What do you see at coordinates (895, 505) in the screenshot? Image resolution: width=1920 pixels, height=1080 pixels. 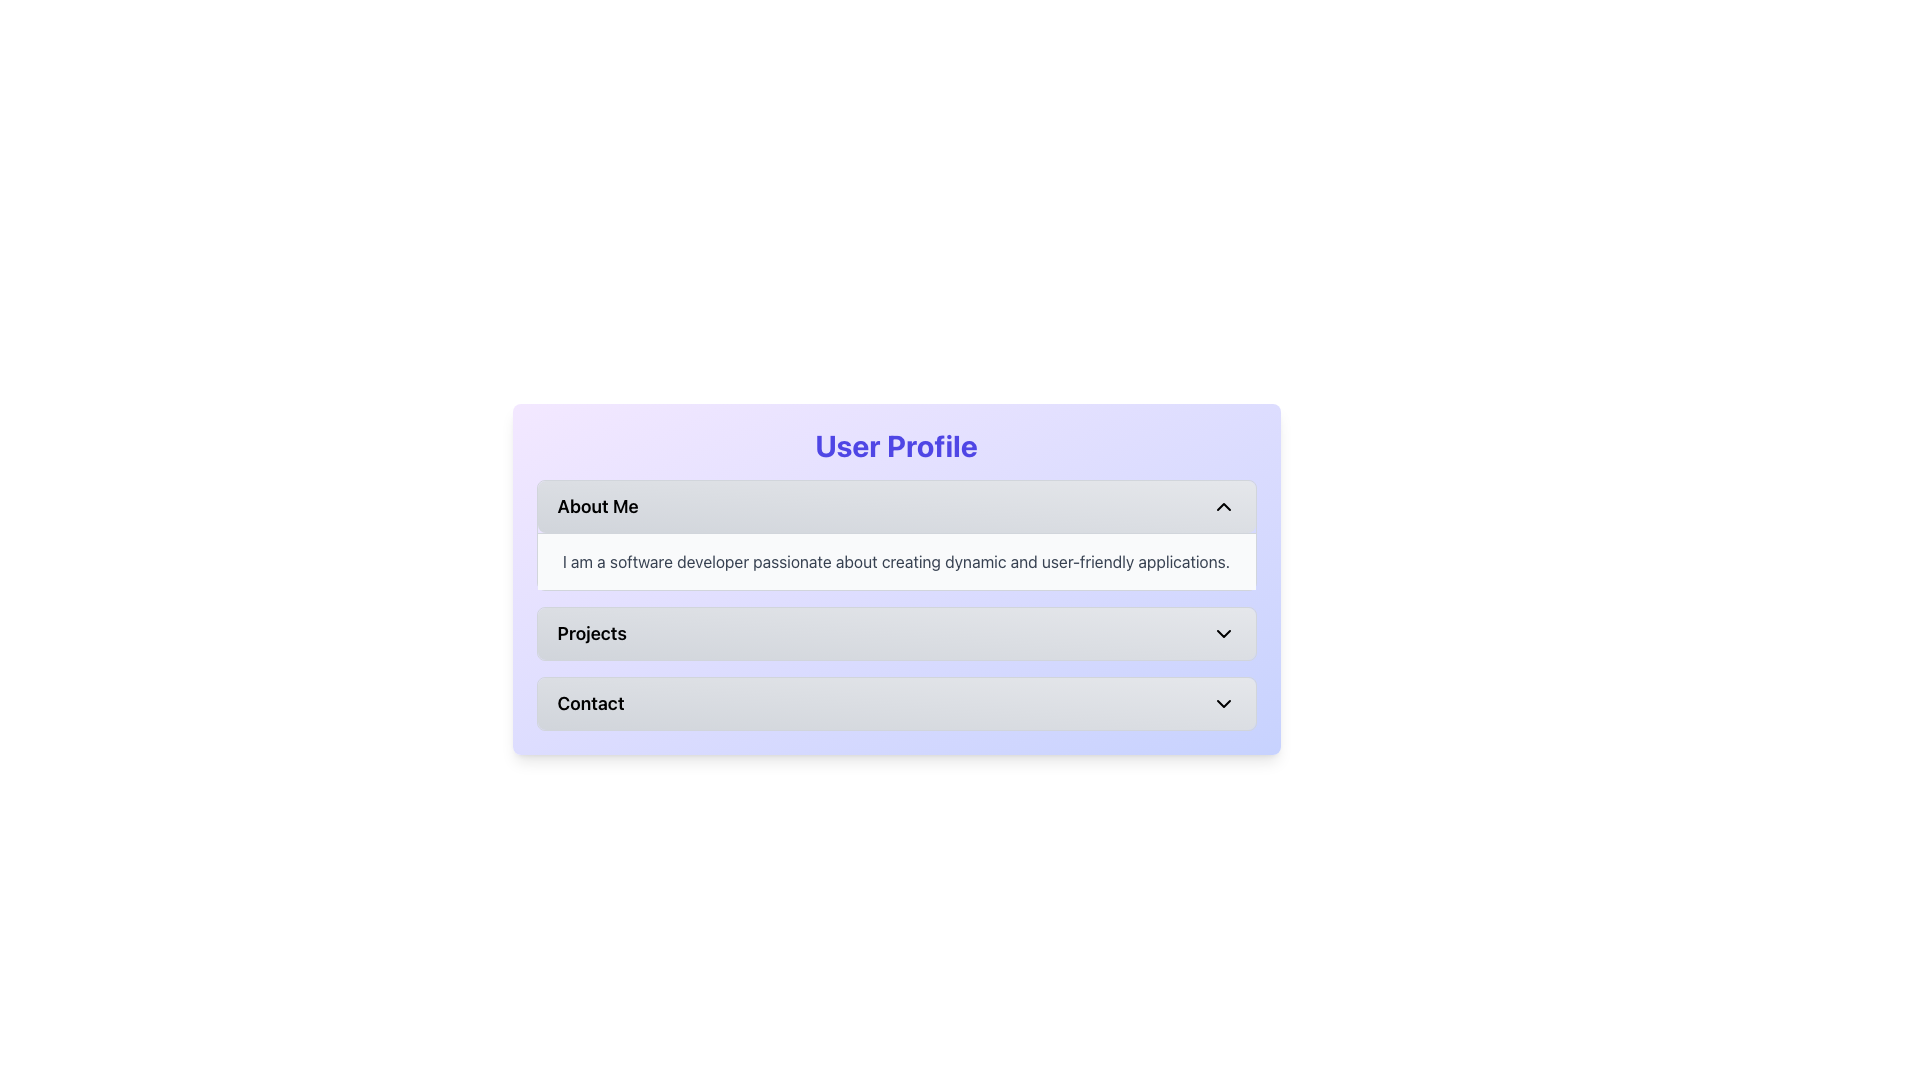 I see `the 'About Me' button located in the upper part of the User Profile section to interact` at bounding box center [895, 505].